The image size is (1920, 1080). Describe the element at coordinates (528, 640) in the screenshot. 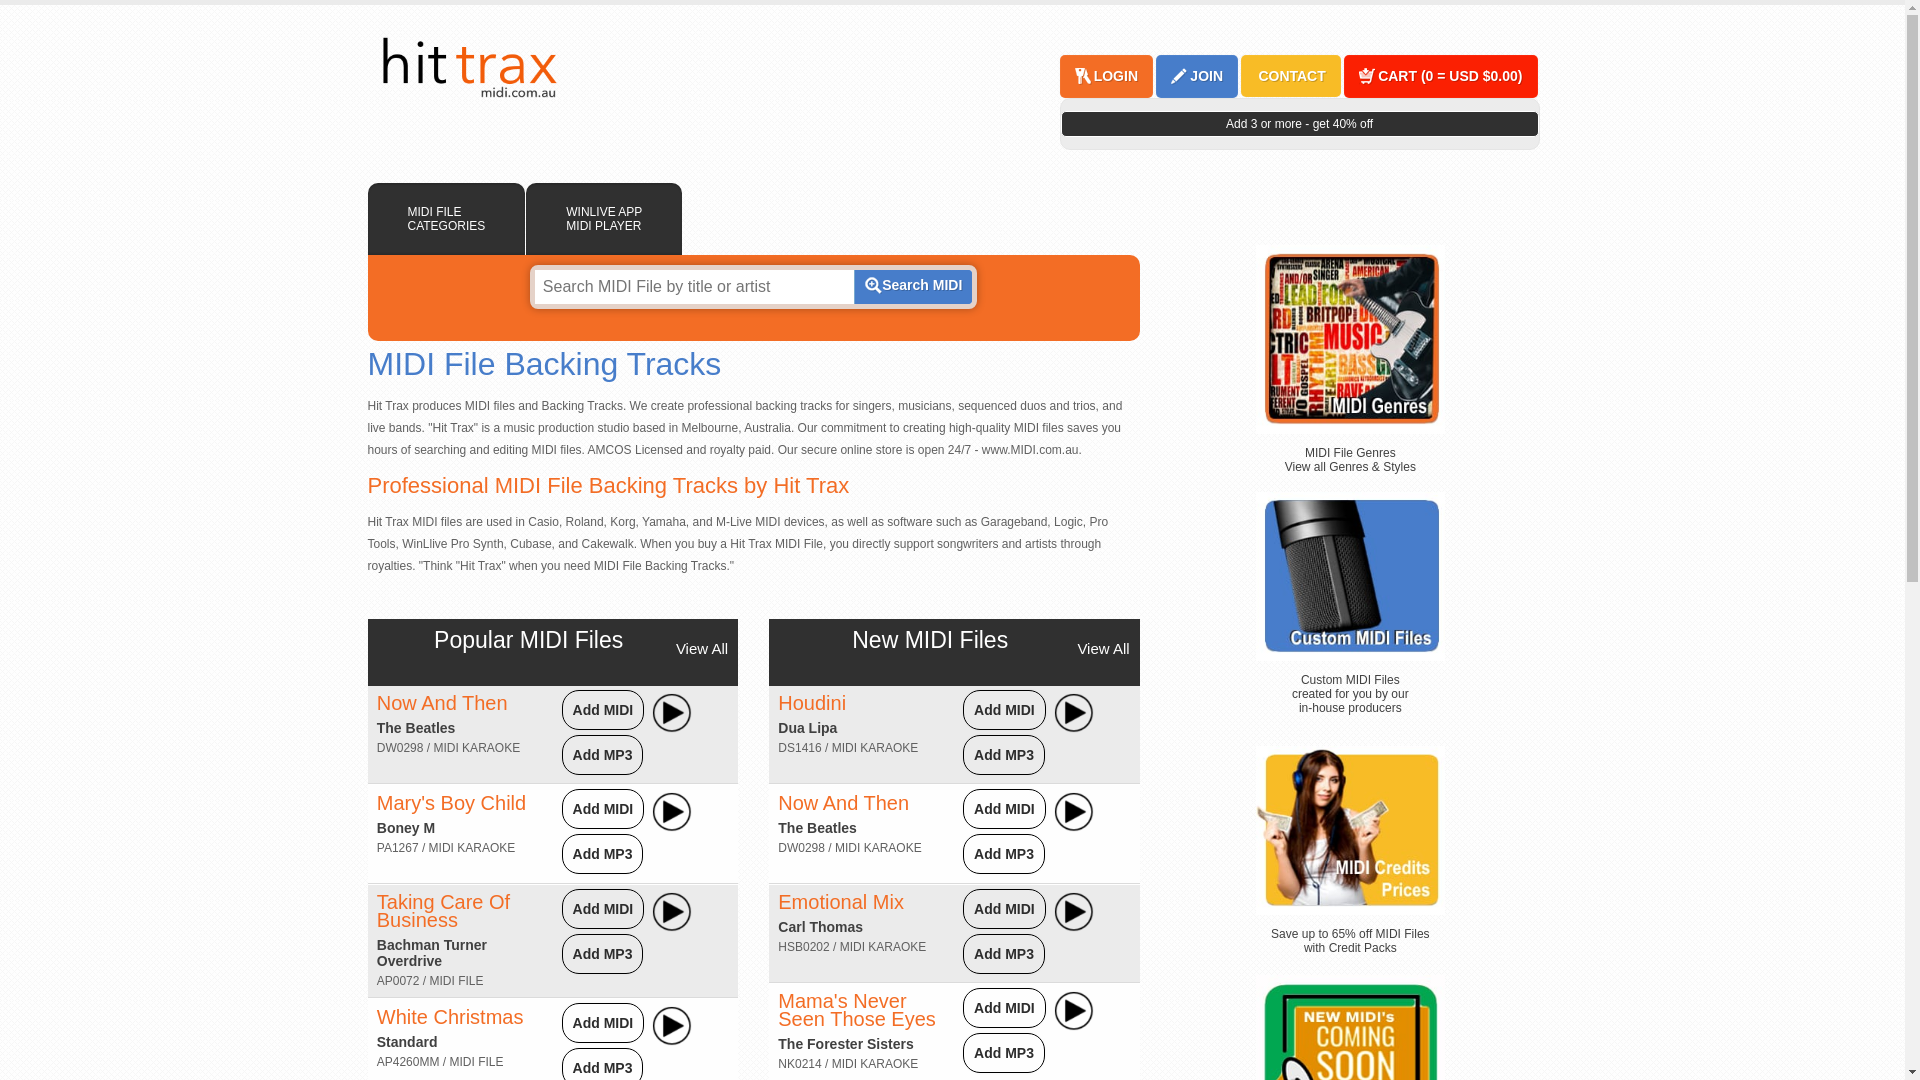

I see `'Popular MIDI Files` at that location.